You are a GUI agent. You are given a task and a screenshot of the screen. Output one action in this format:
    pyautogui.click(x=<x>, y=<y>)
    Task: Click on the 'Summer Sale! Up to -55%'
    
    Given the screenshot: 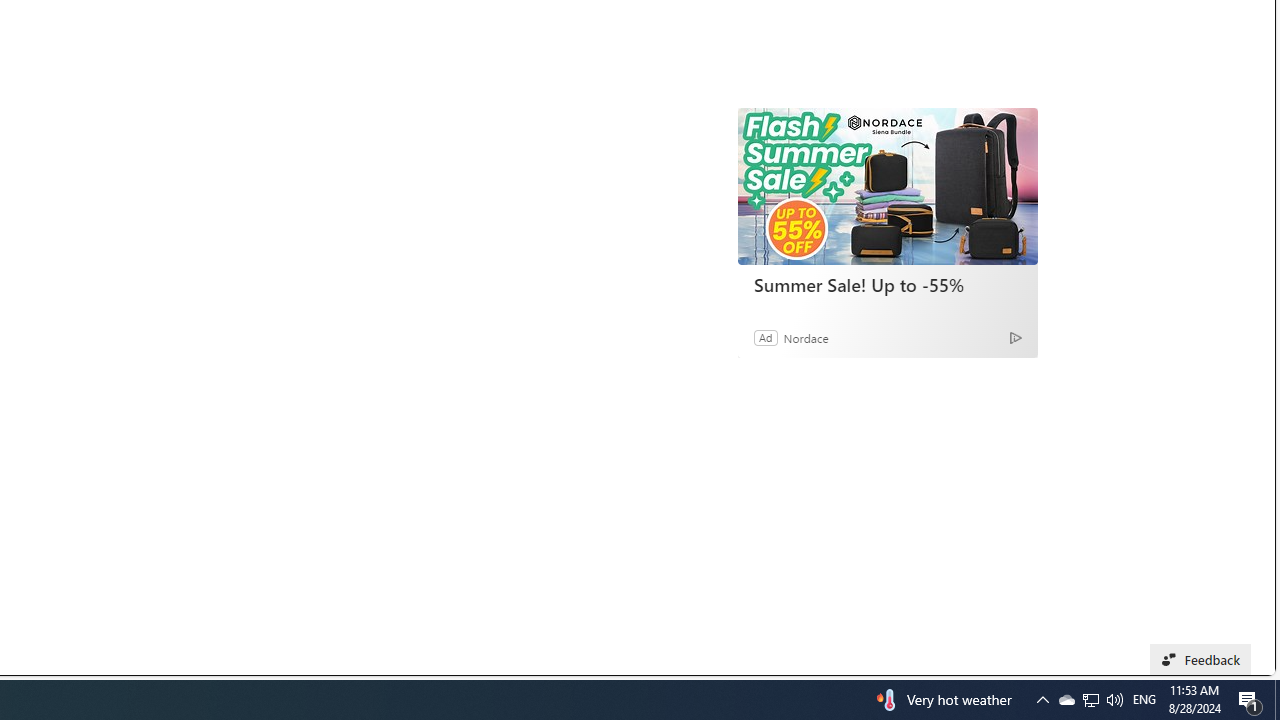 What is the action you would take?
    pyautogui.click(x=887, y=186)
    